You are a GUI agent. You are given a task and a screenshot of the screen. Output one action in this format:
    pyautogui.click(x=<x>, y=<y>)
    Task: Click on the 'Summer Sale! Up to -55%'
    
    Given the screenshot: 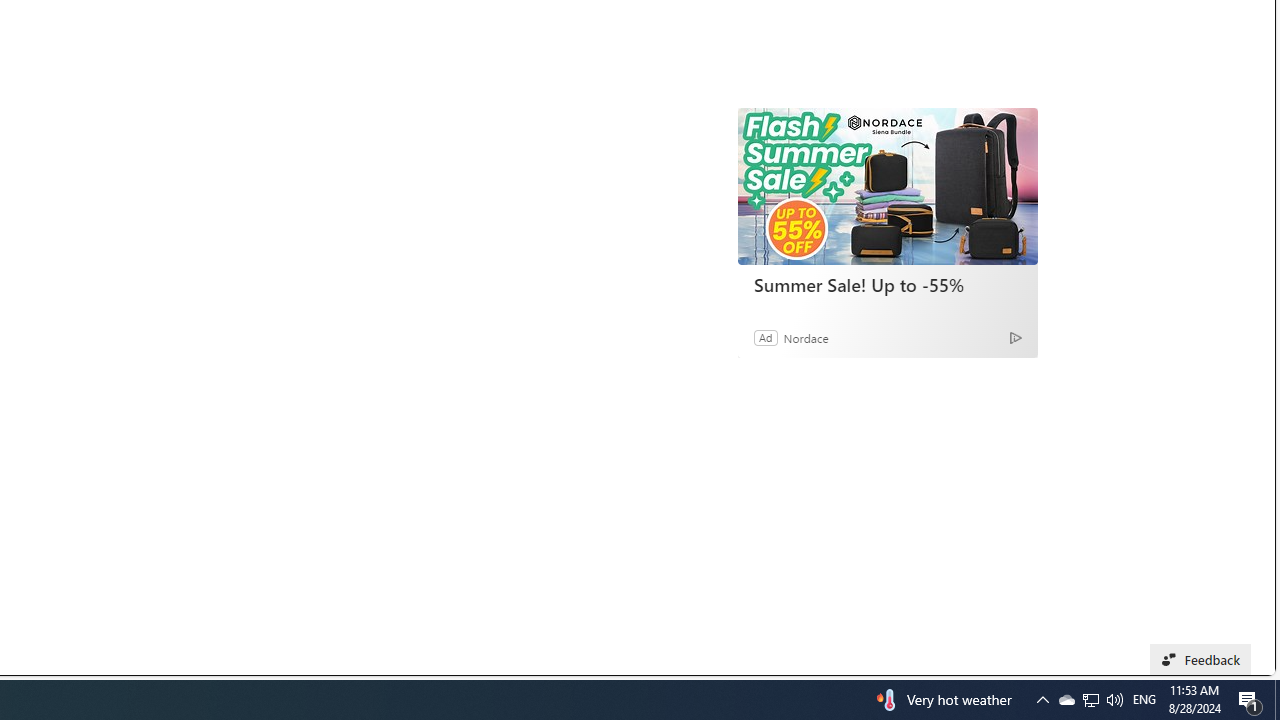 What is the action you would take?
    pyautogui.click(x=887, y=186)
    